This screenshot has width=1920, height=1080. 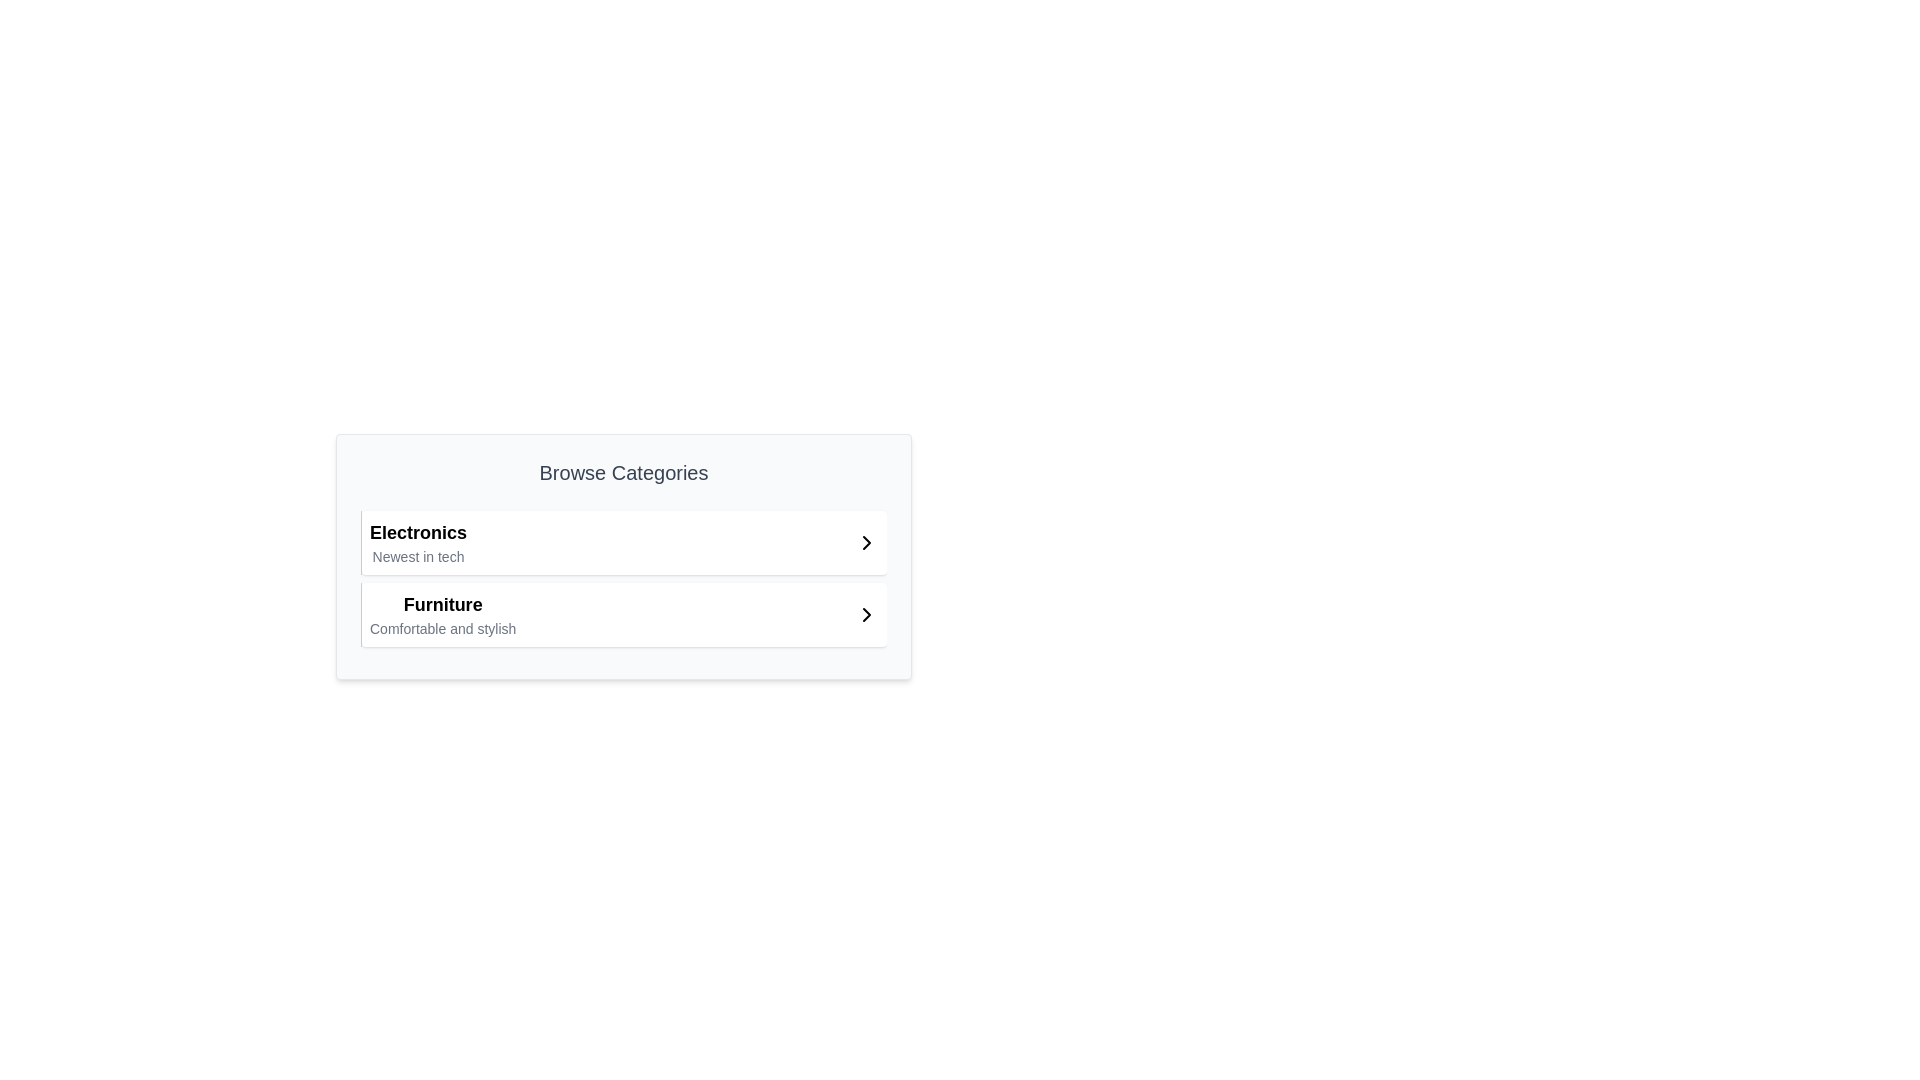 What do you see at coordinates (867, 543) in the screenshot?
I see `the button located at the right edge of the 'Electronics' card` at bounding box center [867, 543].